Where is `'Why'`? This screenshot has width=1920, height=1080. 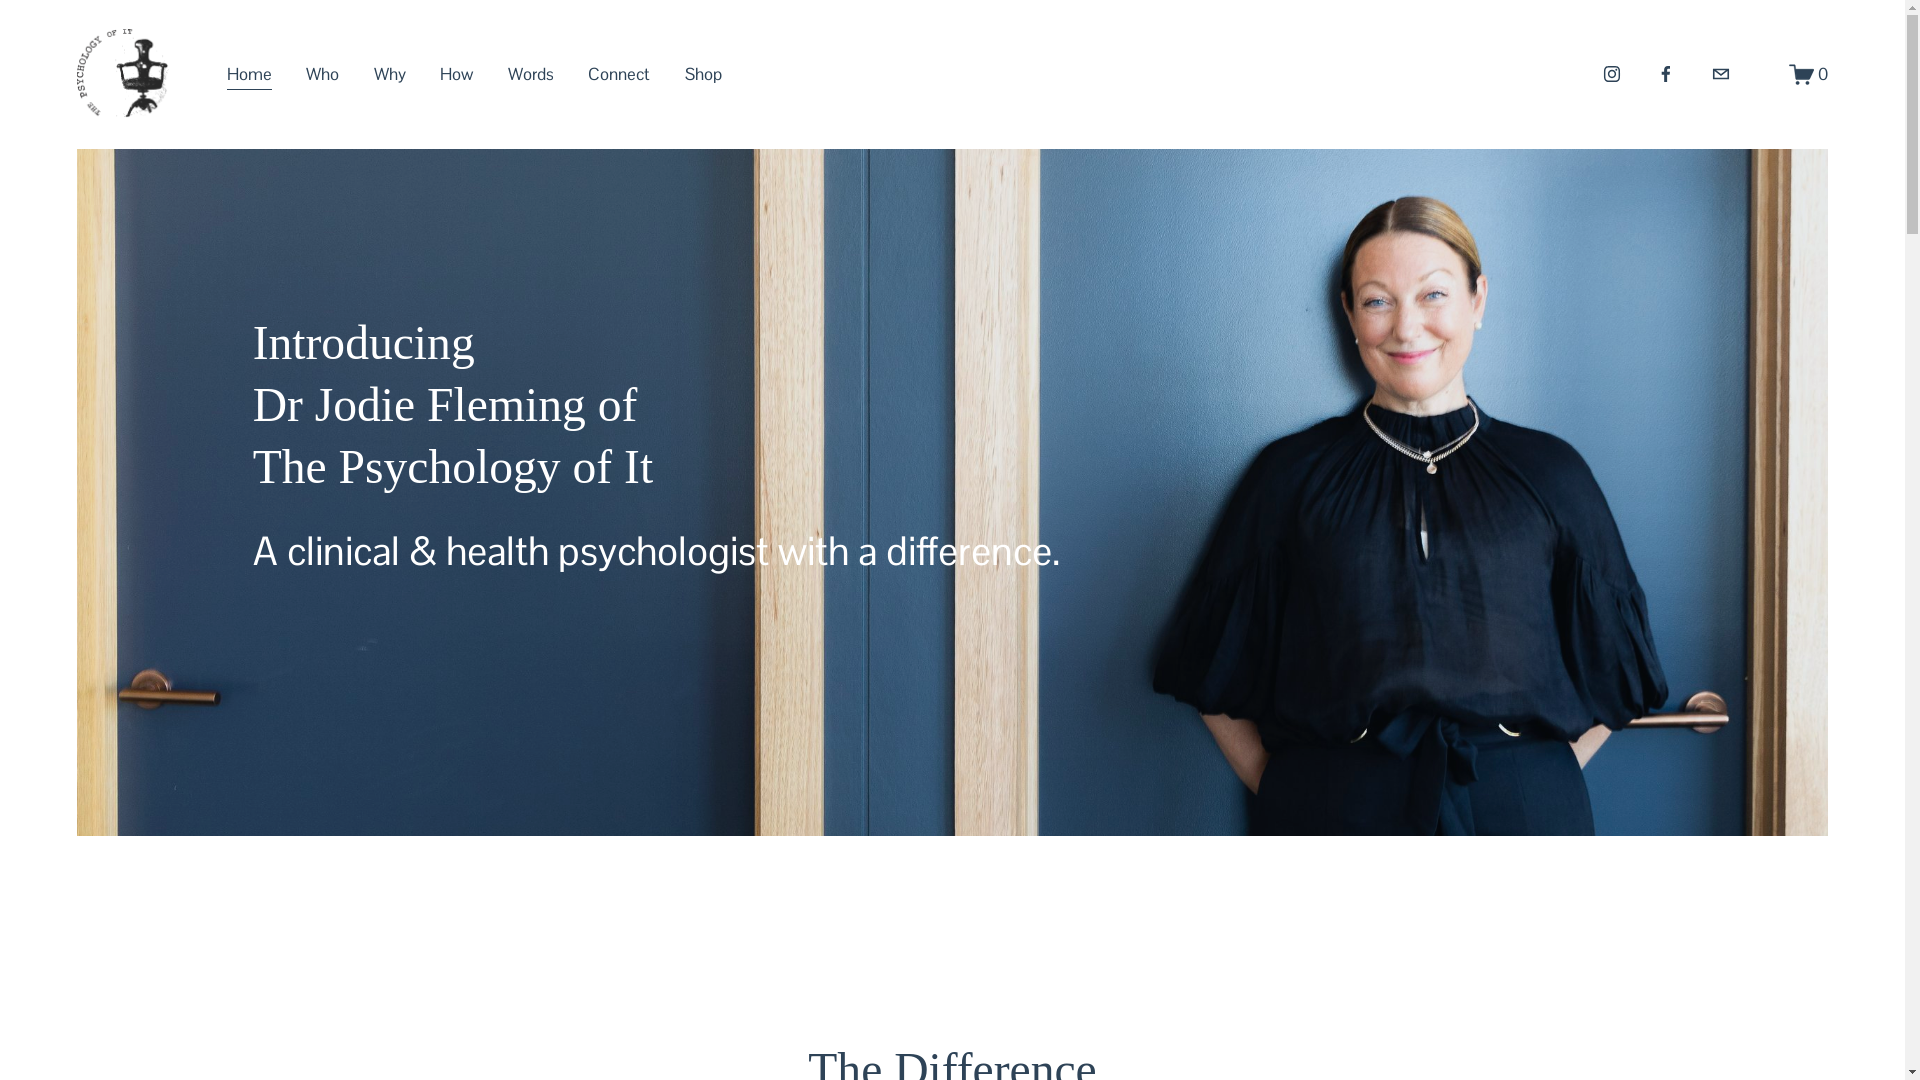 'Why' is located at coordinates (374, 72).